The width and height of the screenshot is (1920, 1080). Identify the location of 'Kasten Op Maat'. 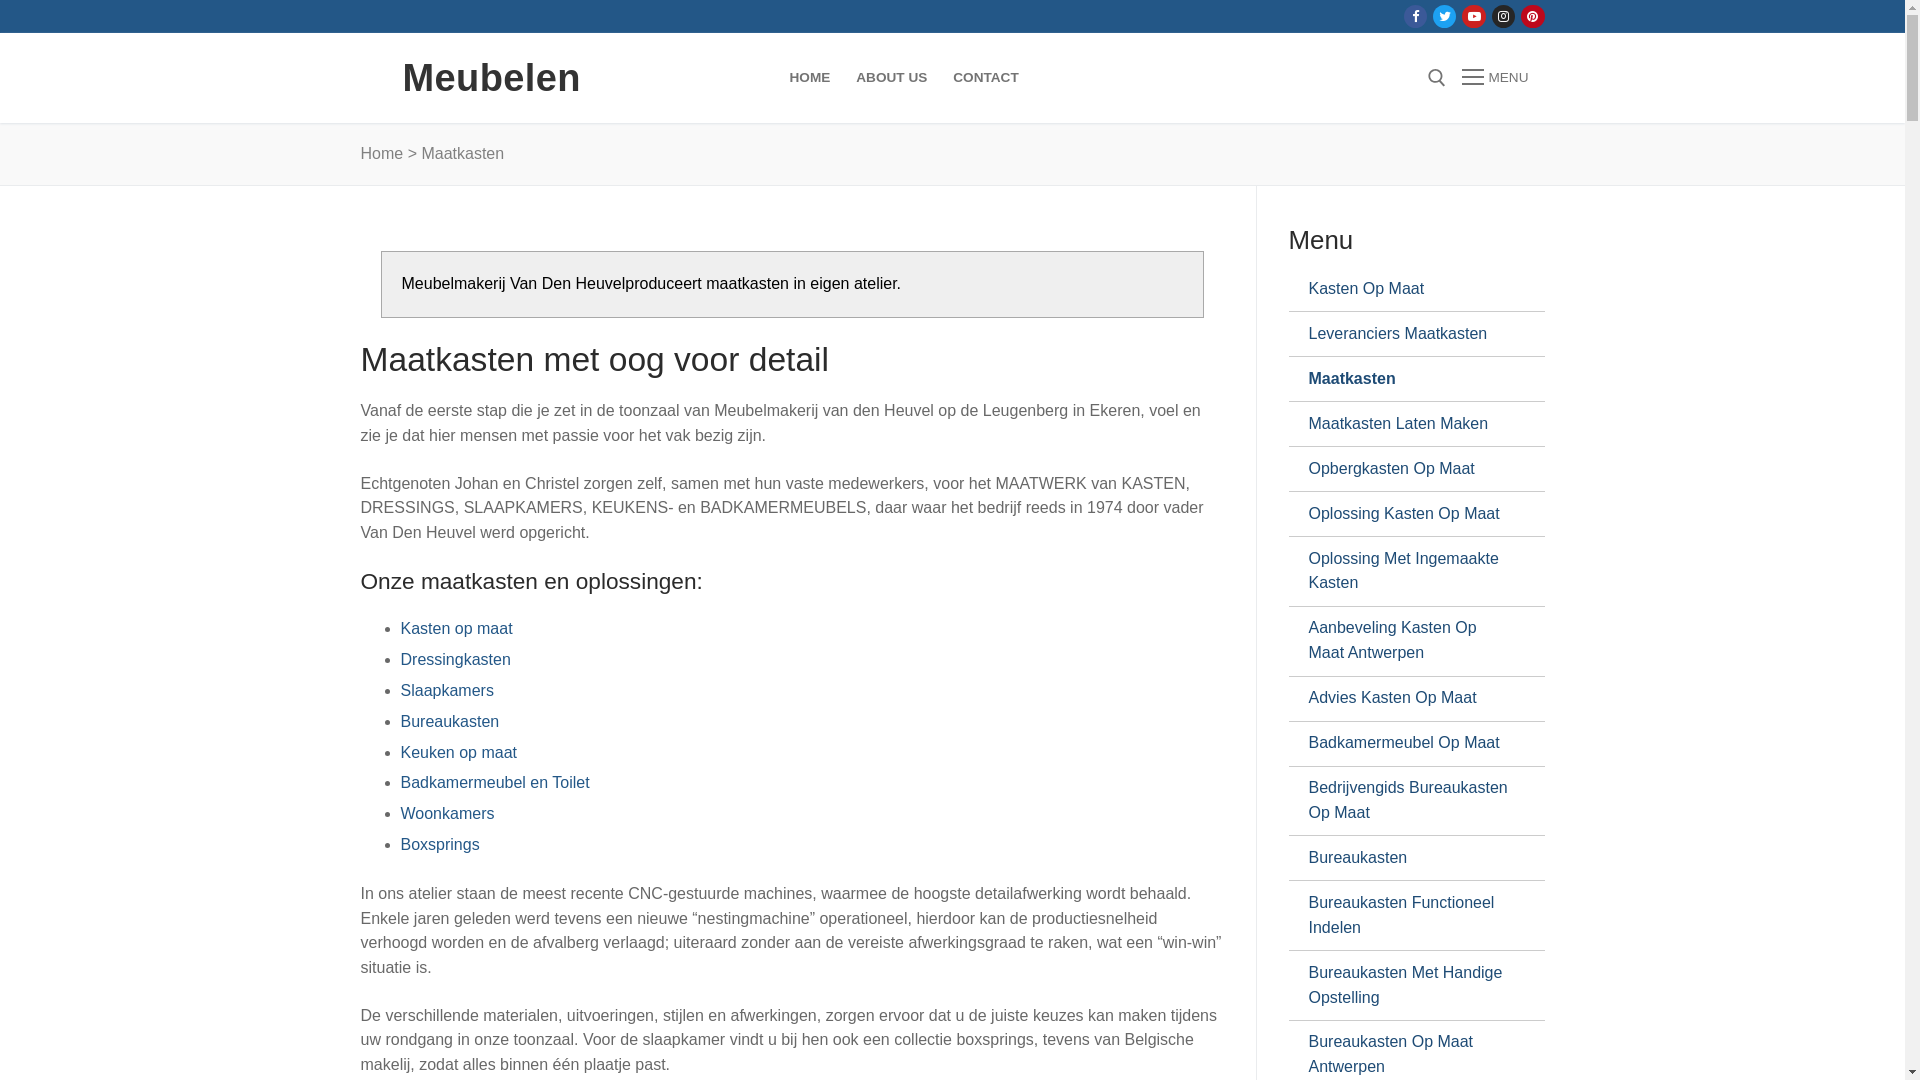
(1308, 289).